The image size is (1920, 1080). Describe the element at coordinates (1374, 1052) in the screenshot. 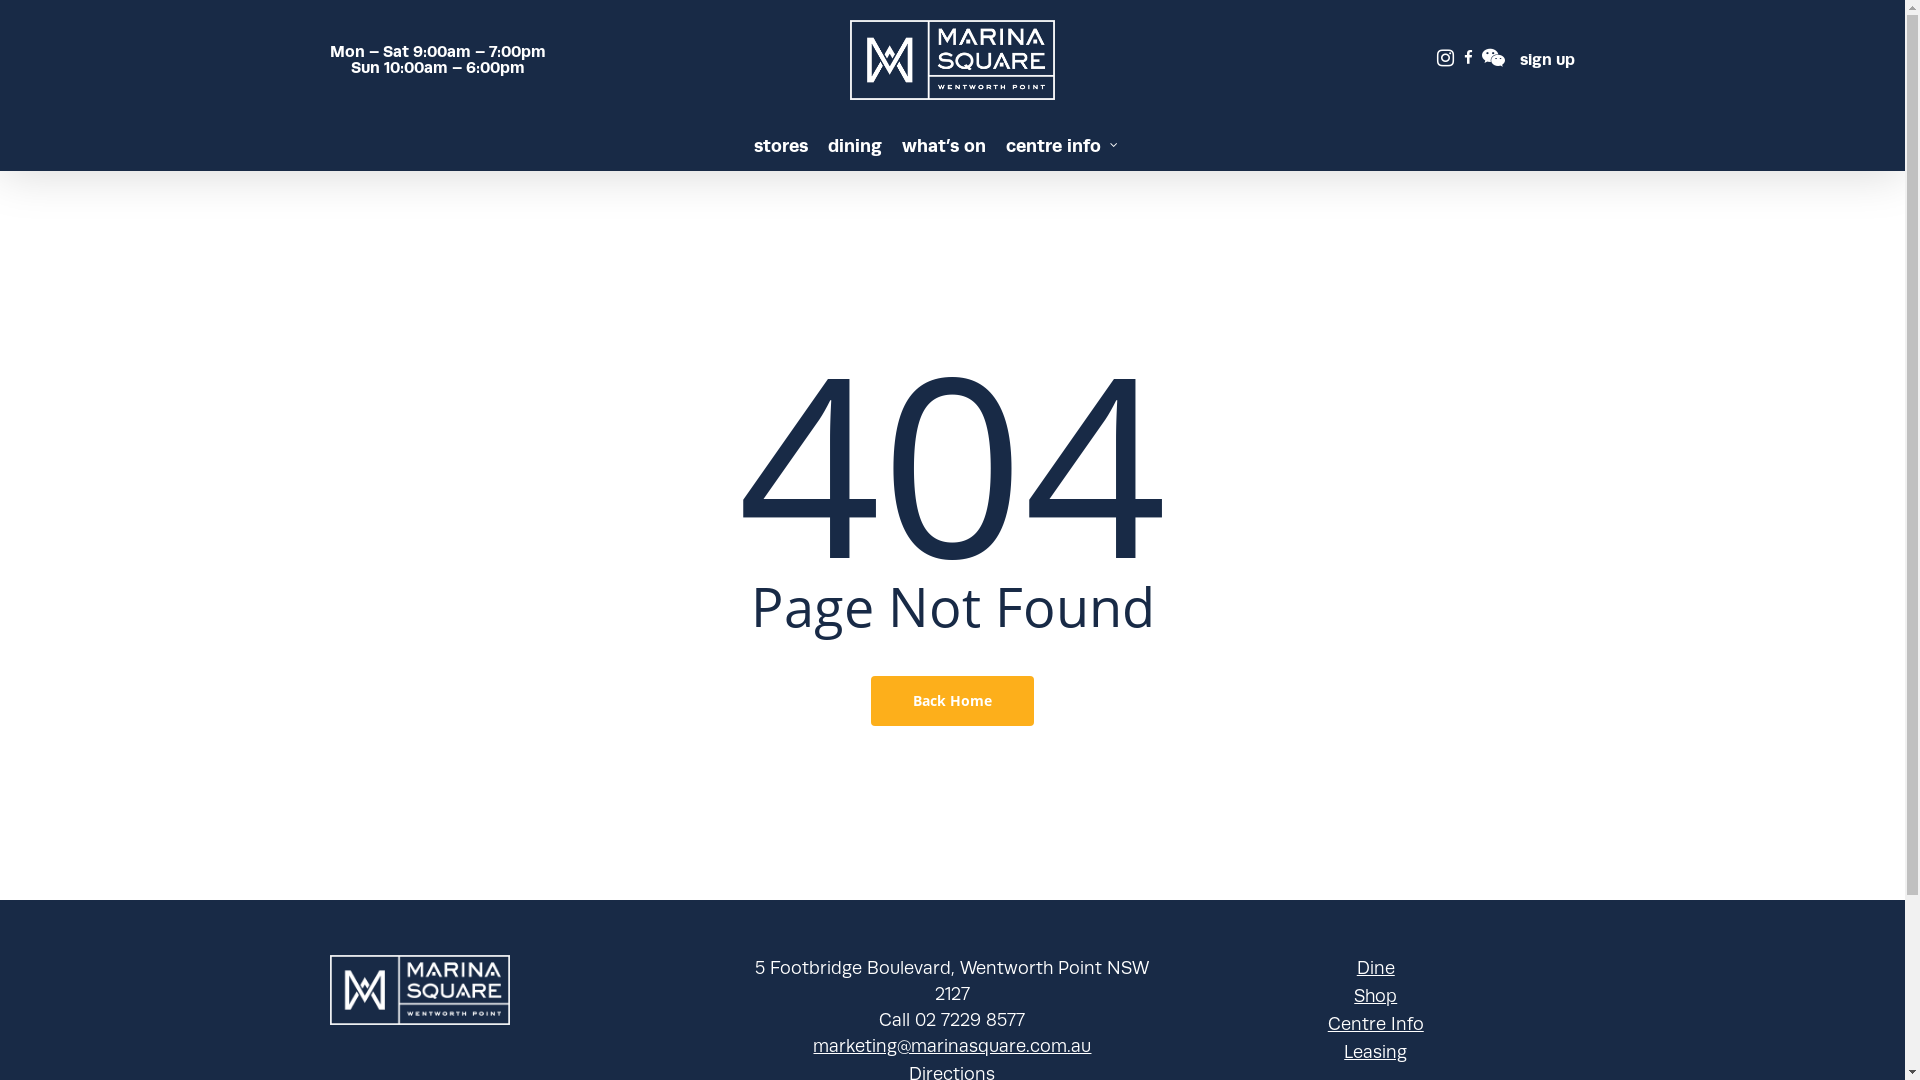

I see `'Leasing'` at that location.